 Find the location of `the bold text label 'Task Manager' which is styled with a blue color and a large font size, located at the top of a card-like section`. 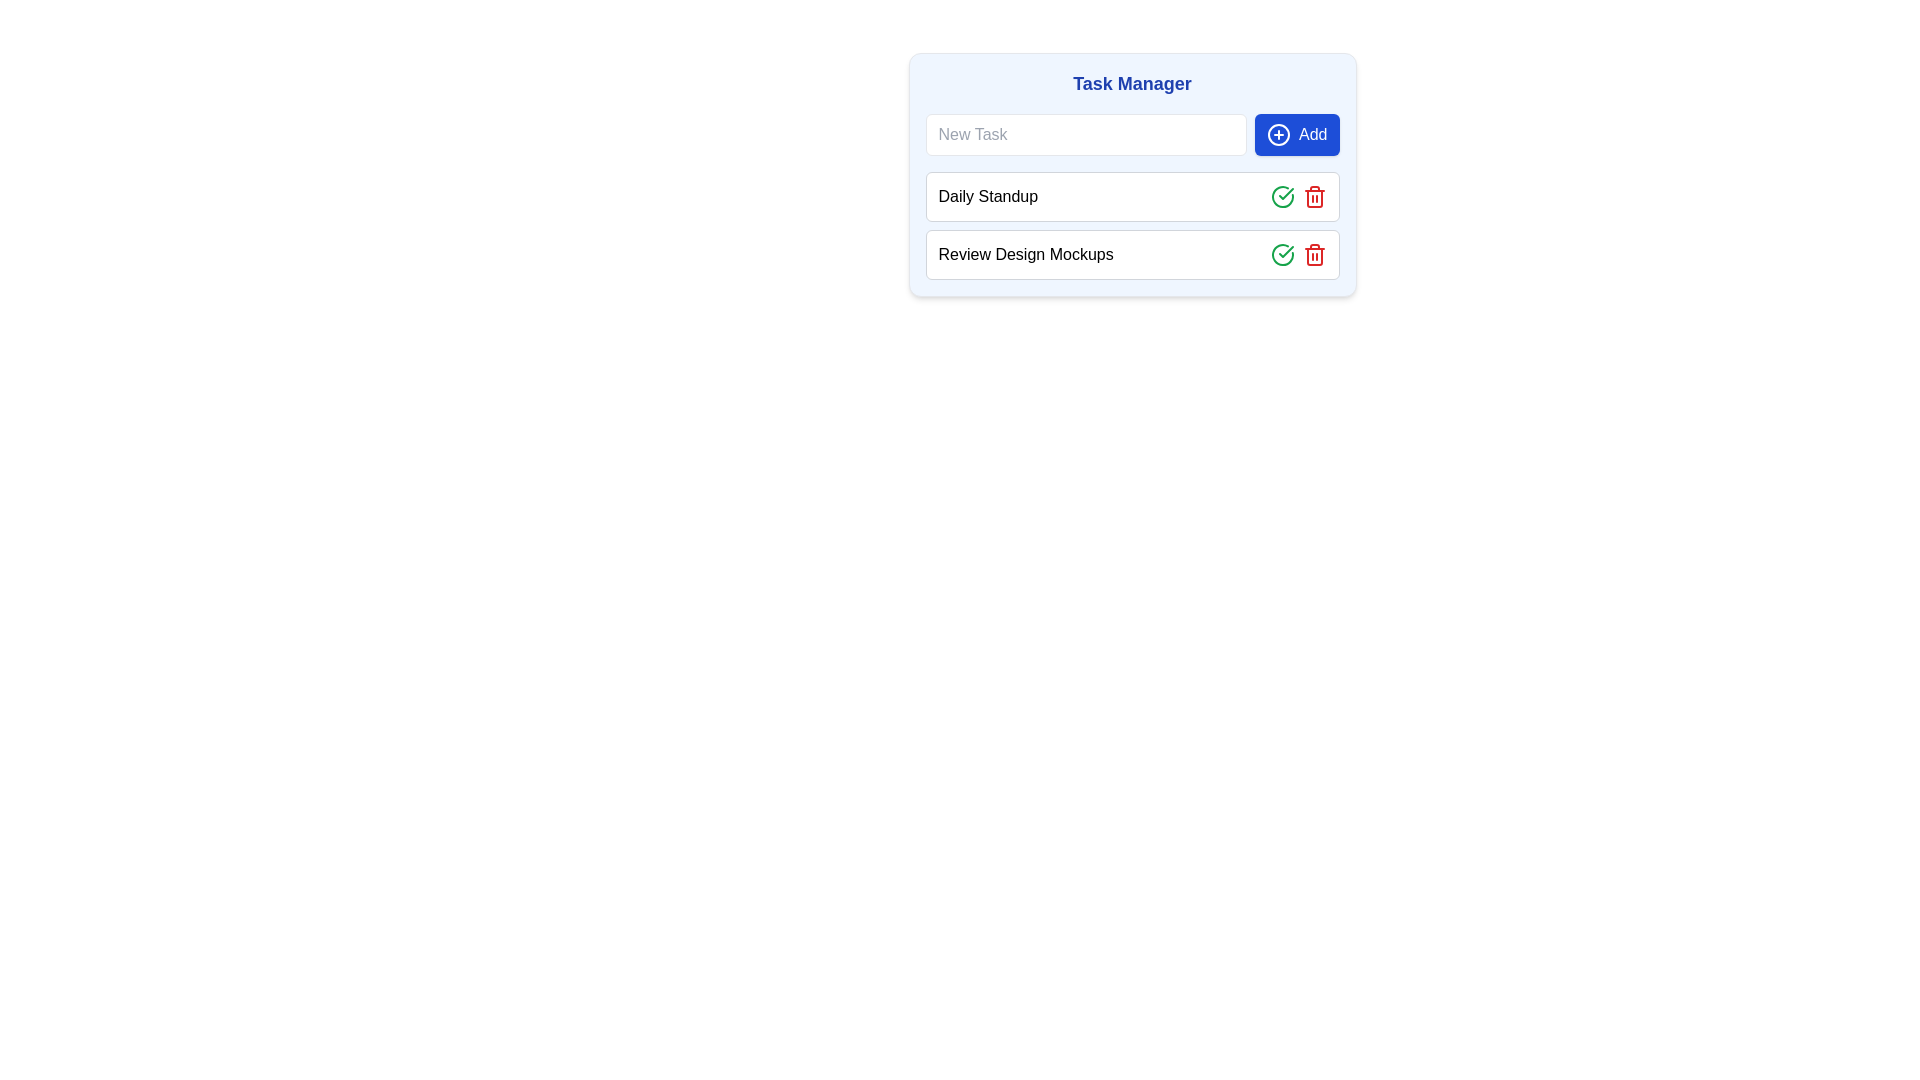

the bold text label 'Task Manager' which is styled with a blue color and a large font size, located at the top of a card-like section is located at coordinates (1132, 83).